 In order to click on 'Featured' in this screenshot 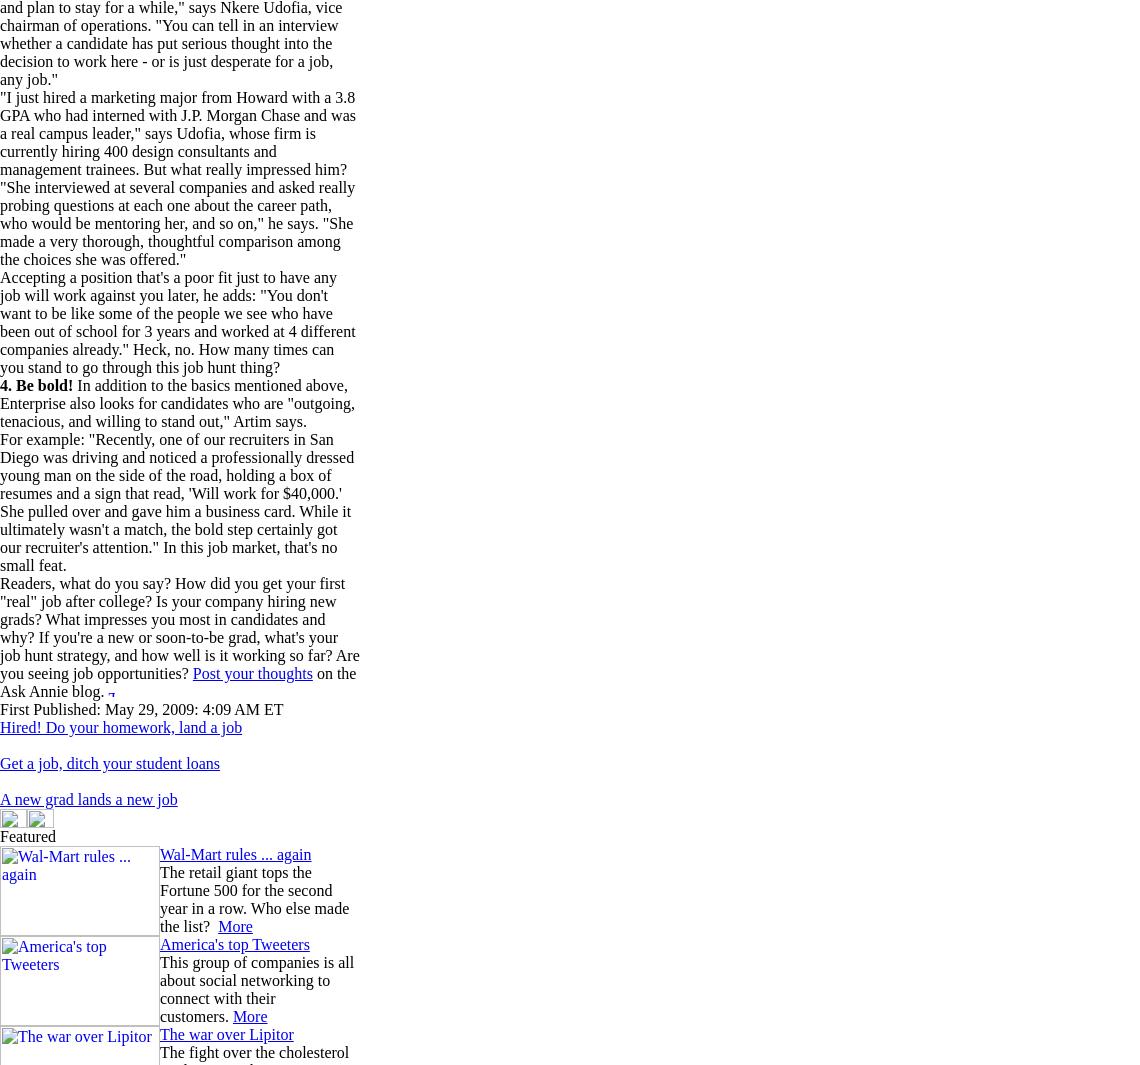, I will do `click(27, 836)`.